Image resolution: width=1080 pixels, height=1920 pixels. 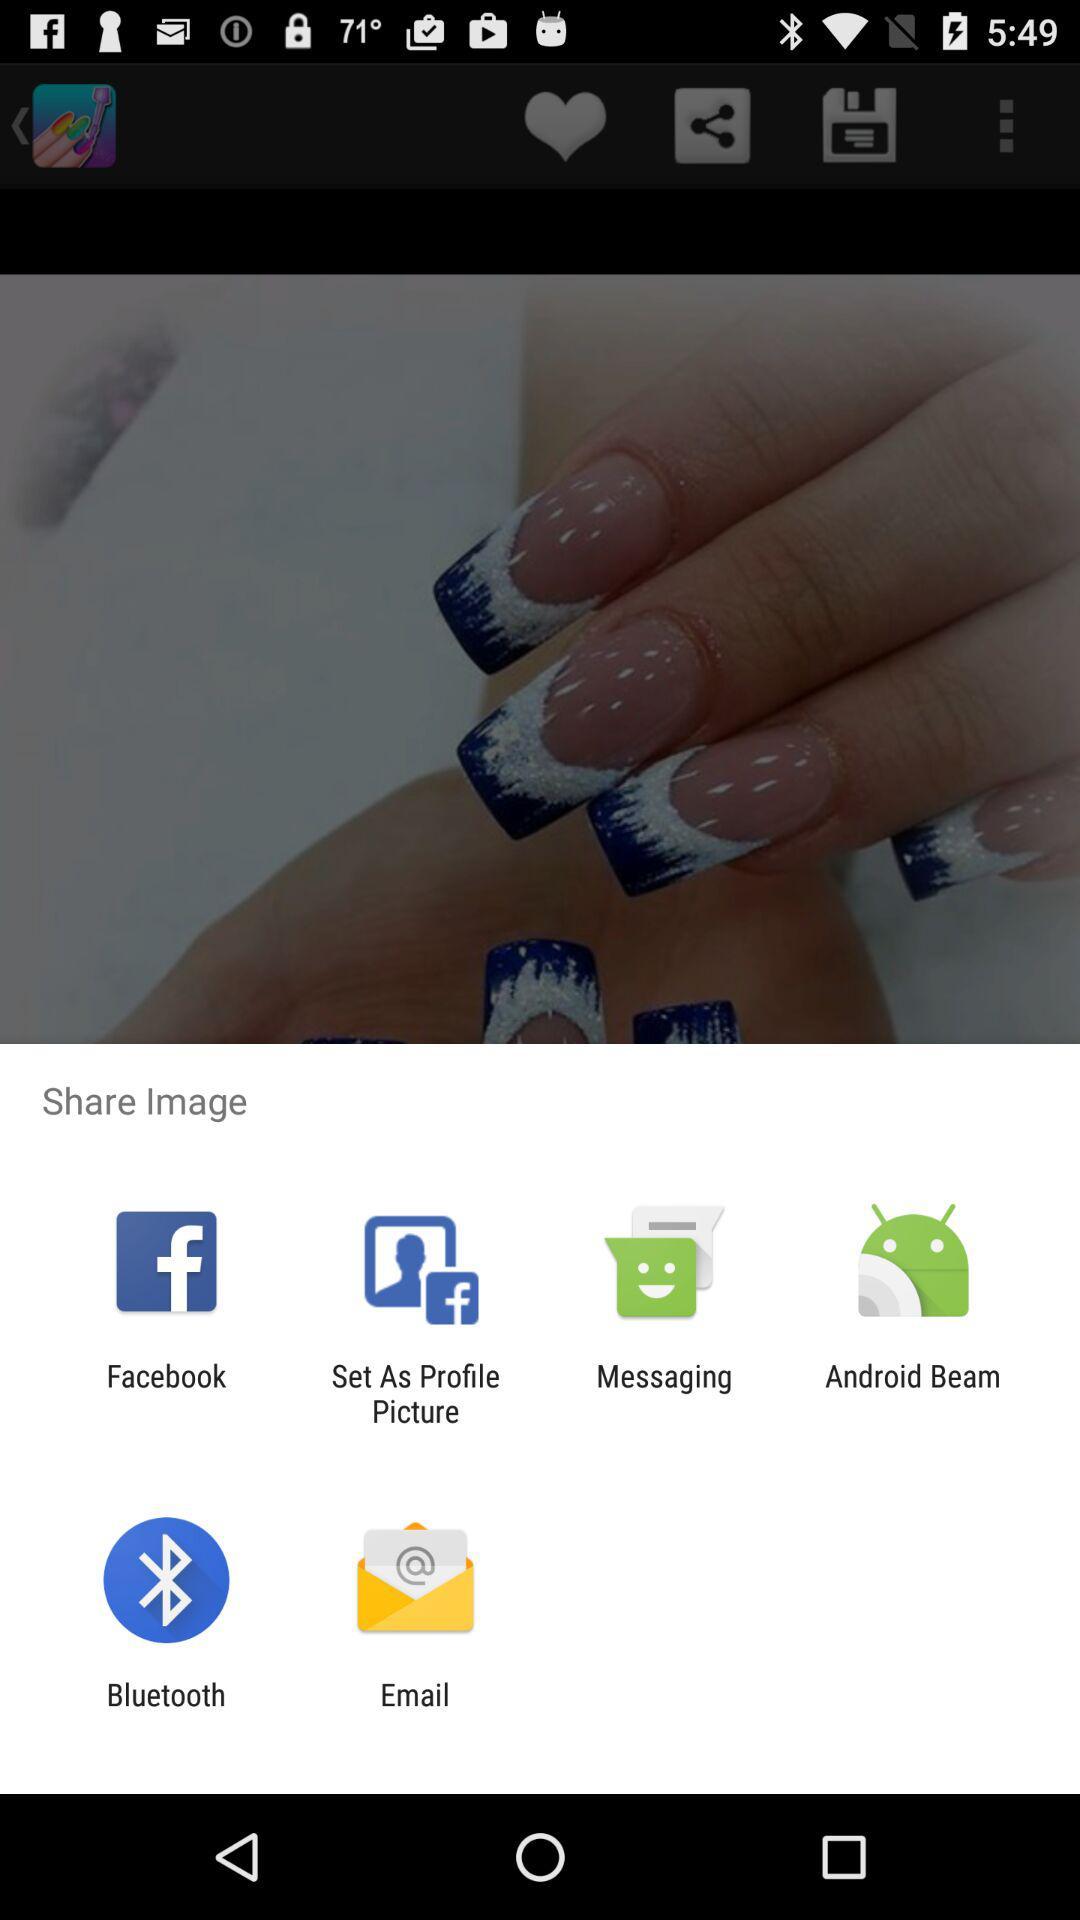 What do you see at coordinates (913, 1392) in the screenshot?
I see `the android beam` at bounding box center [913, 1392].